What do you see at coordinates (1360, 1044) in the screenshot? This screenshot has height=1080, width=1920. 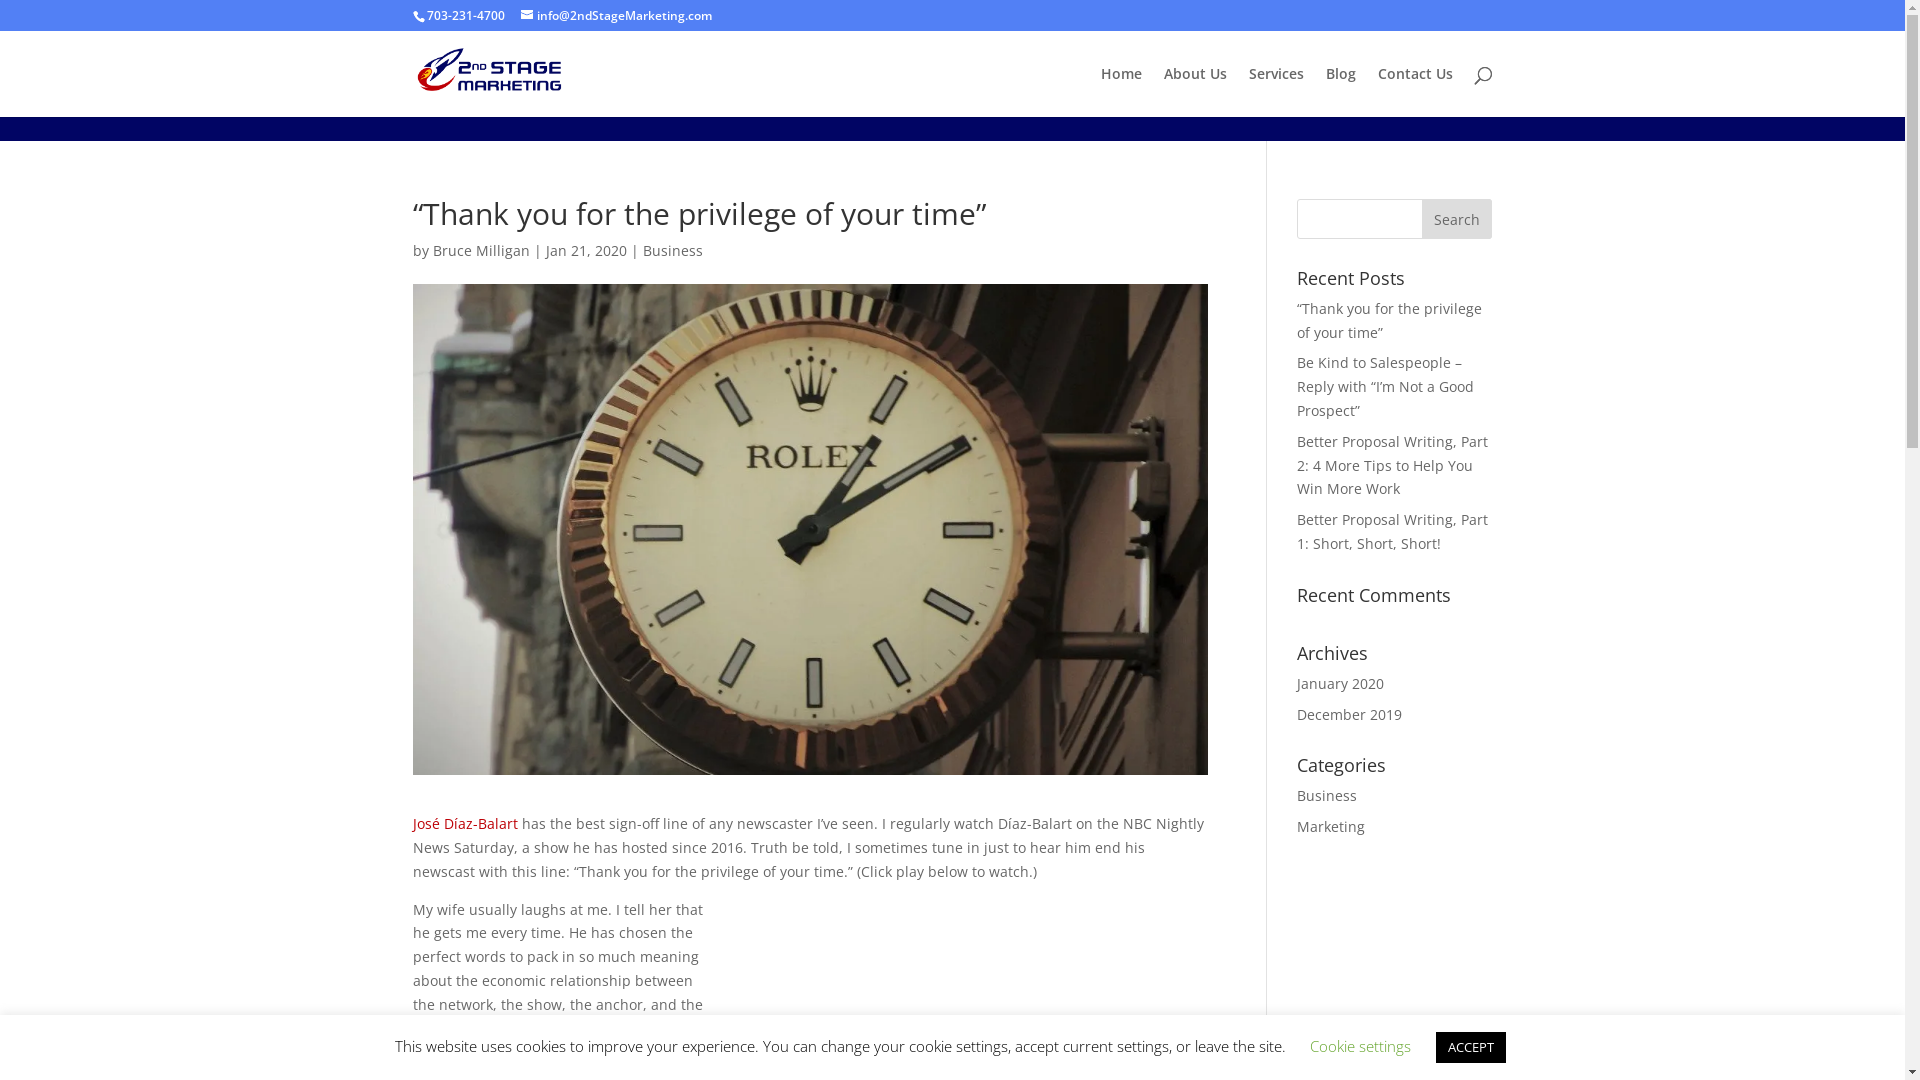 I see `'Cookie settings'` at bounding box center [1360, 1044].